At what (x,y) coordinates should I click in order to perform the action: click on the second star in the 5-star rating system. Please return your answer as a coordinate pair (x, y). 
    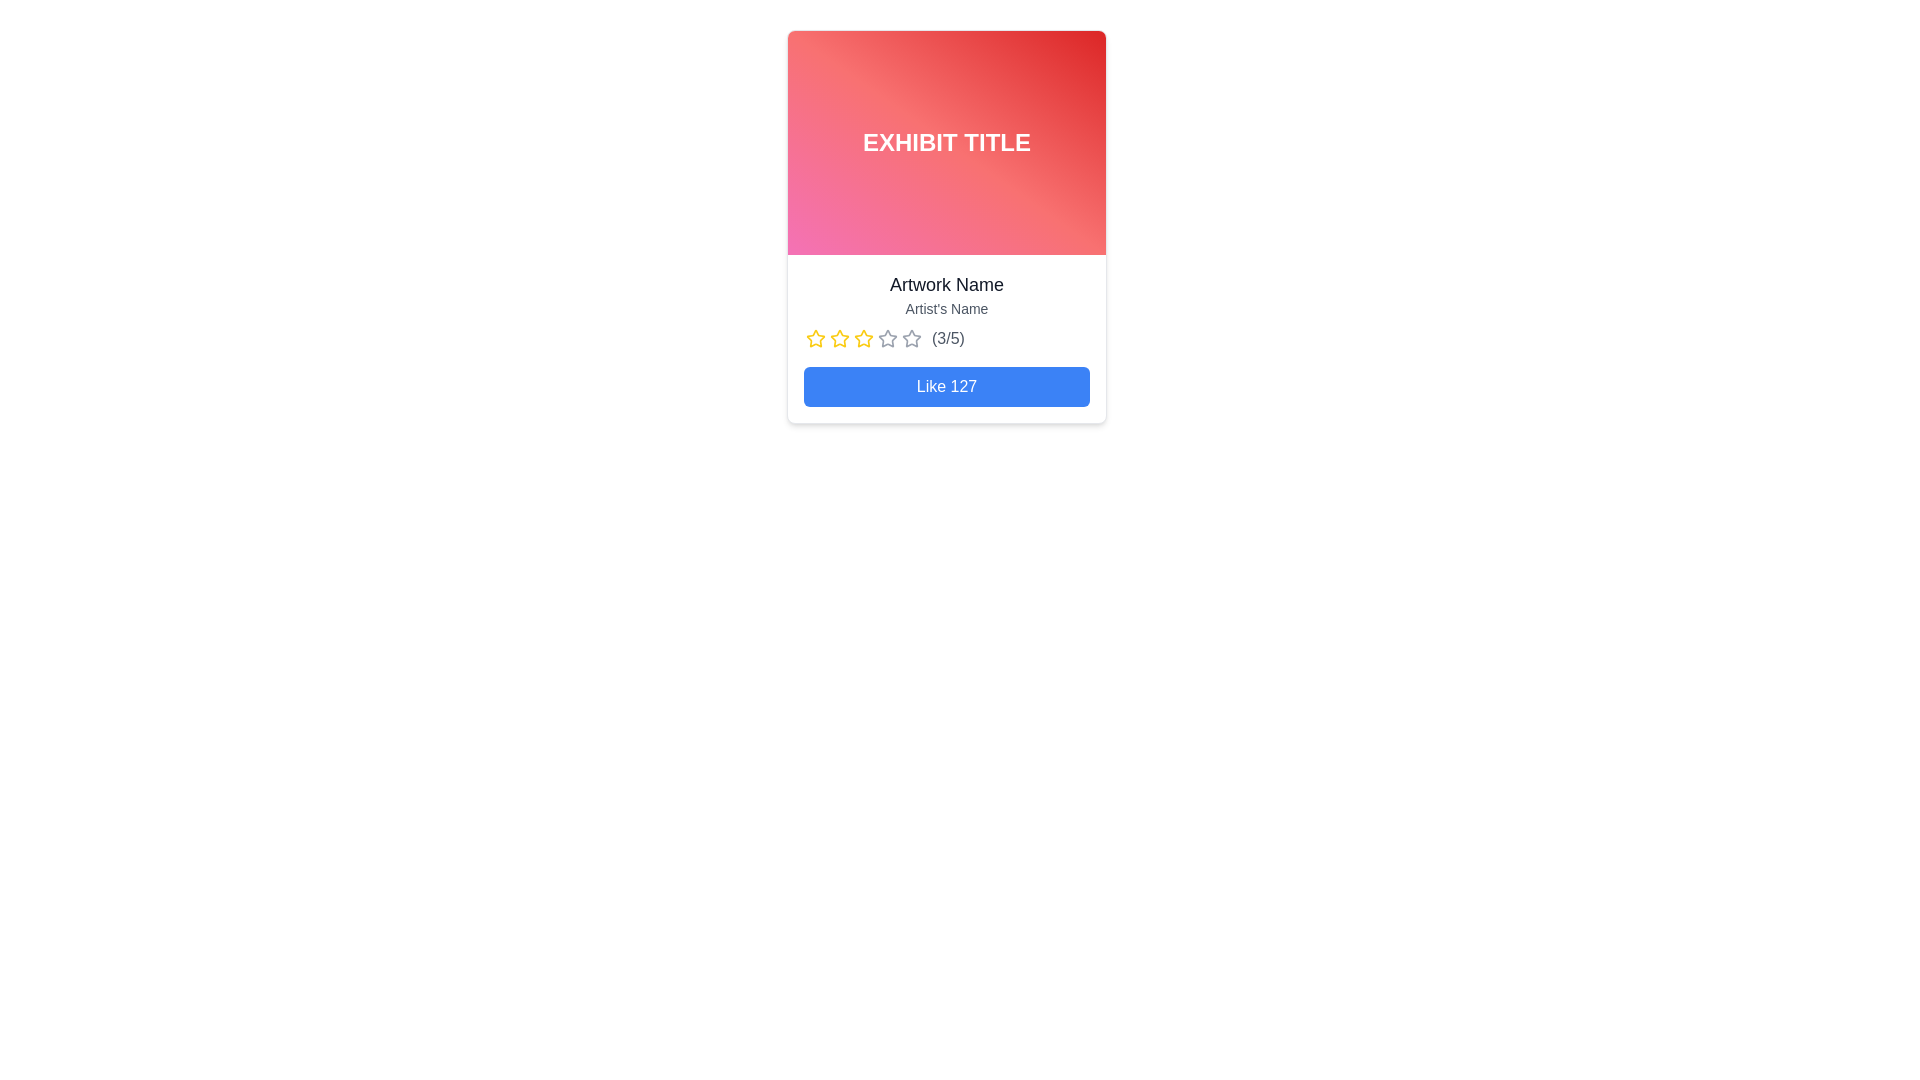
    Looking at the image, I should click on (840, 337).